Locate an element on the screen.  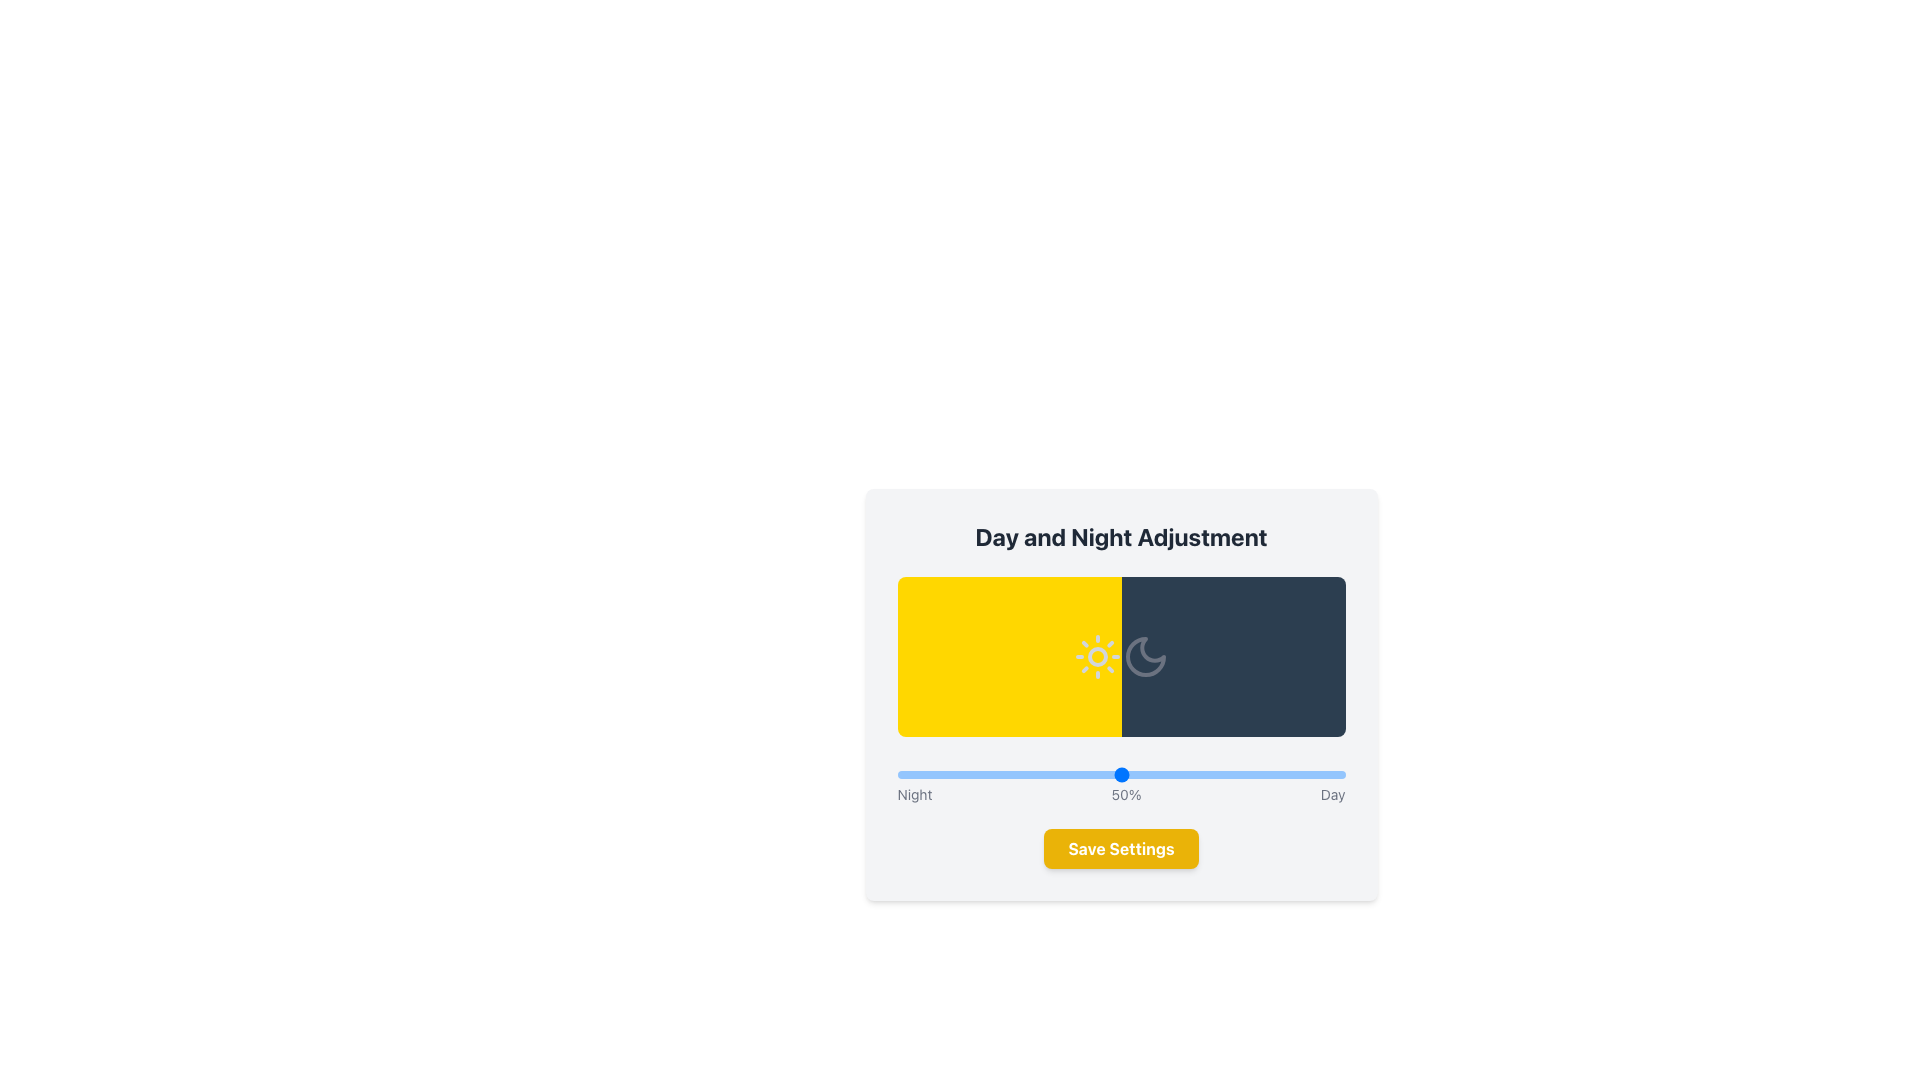
the day-night adjustment is located at coordinates (991, 774).